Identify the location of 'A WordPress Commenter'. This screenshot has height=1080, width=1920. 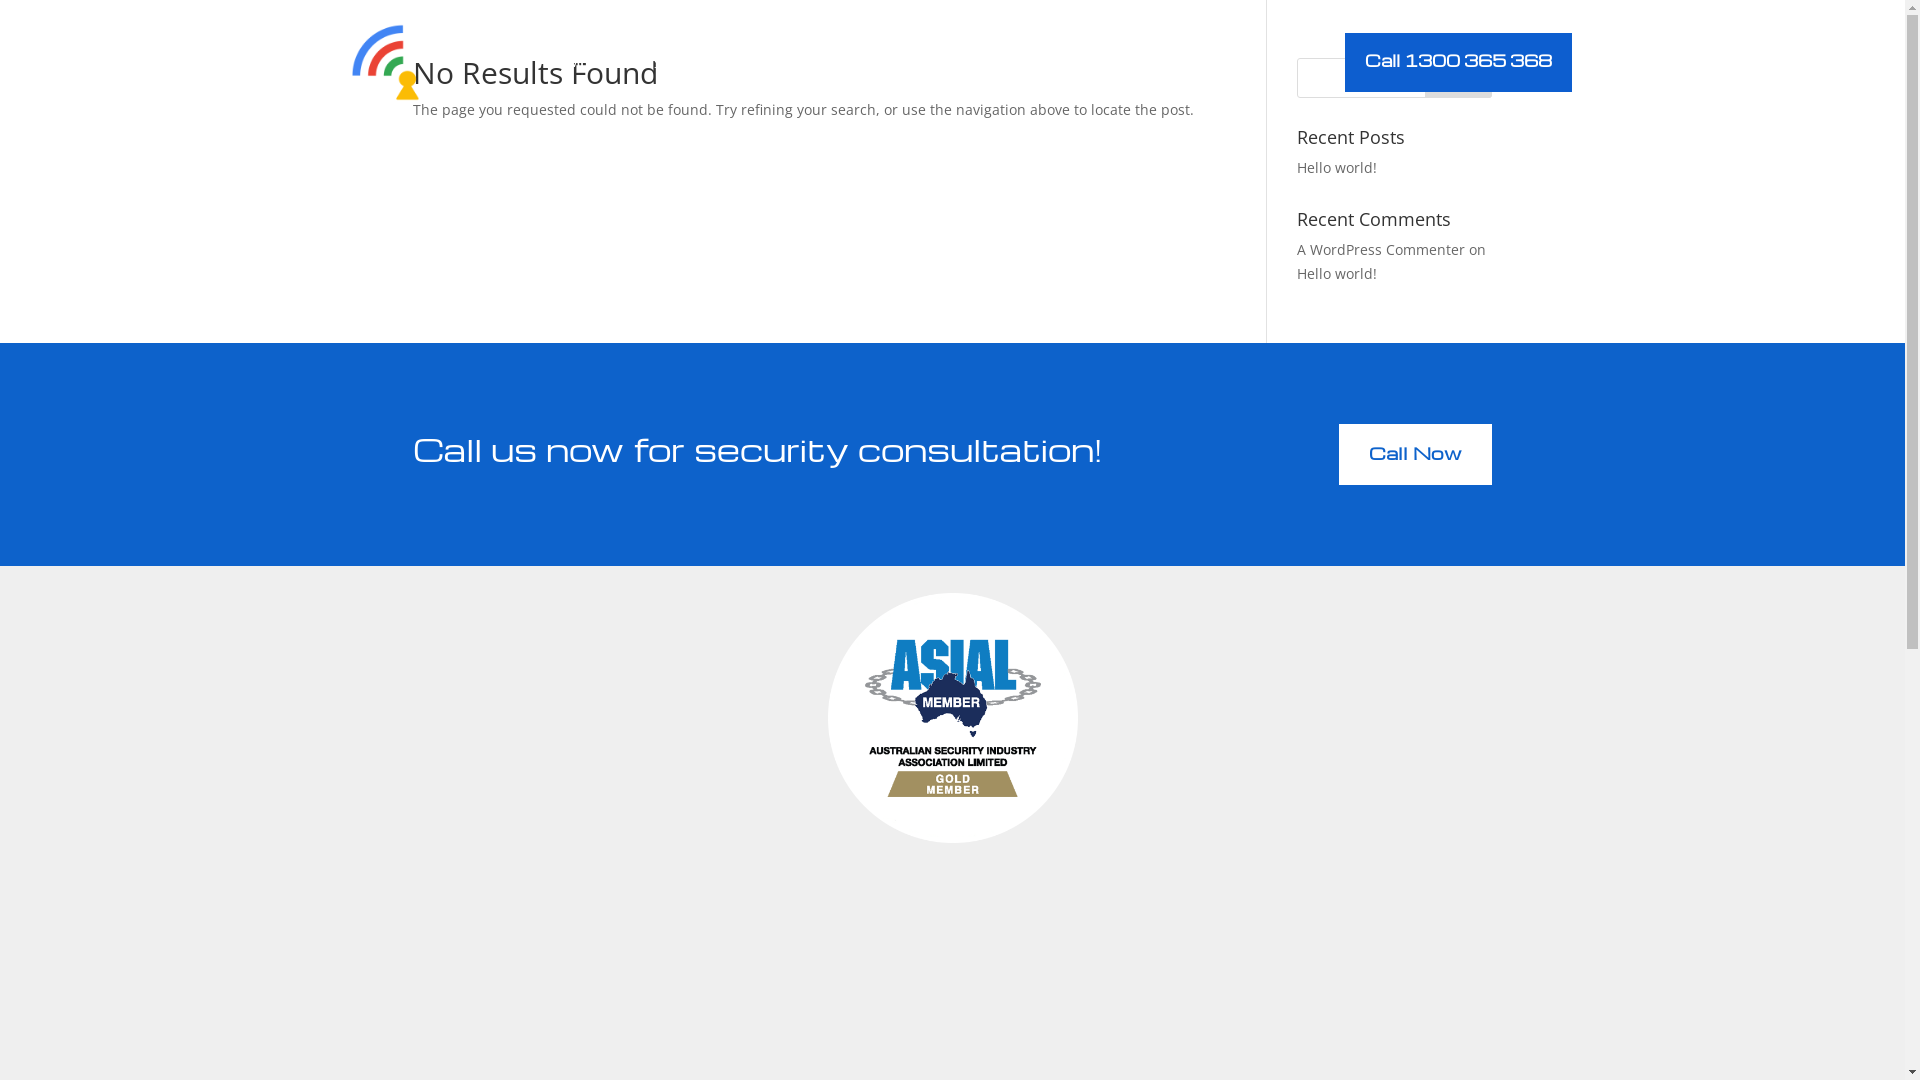
(1296, 248).